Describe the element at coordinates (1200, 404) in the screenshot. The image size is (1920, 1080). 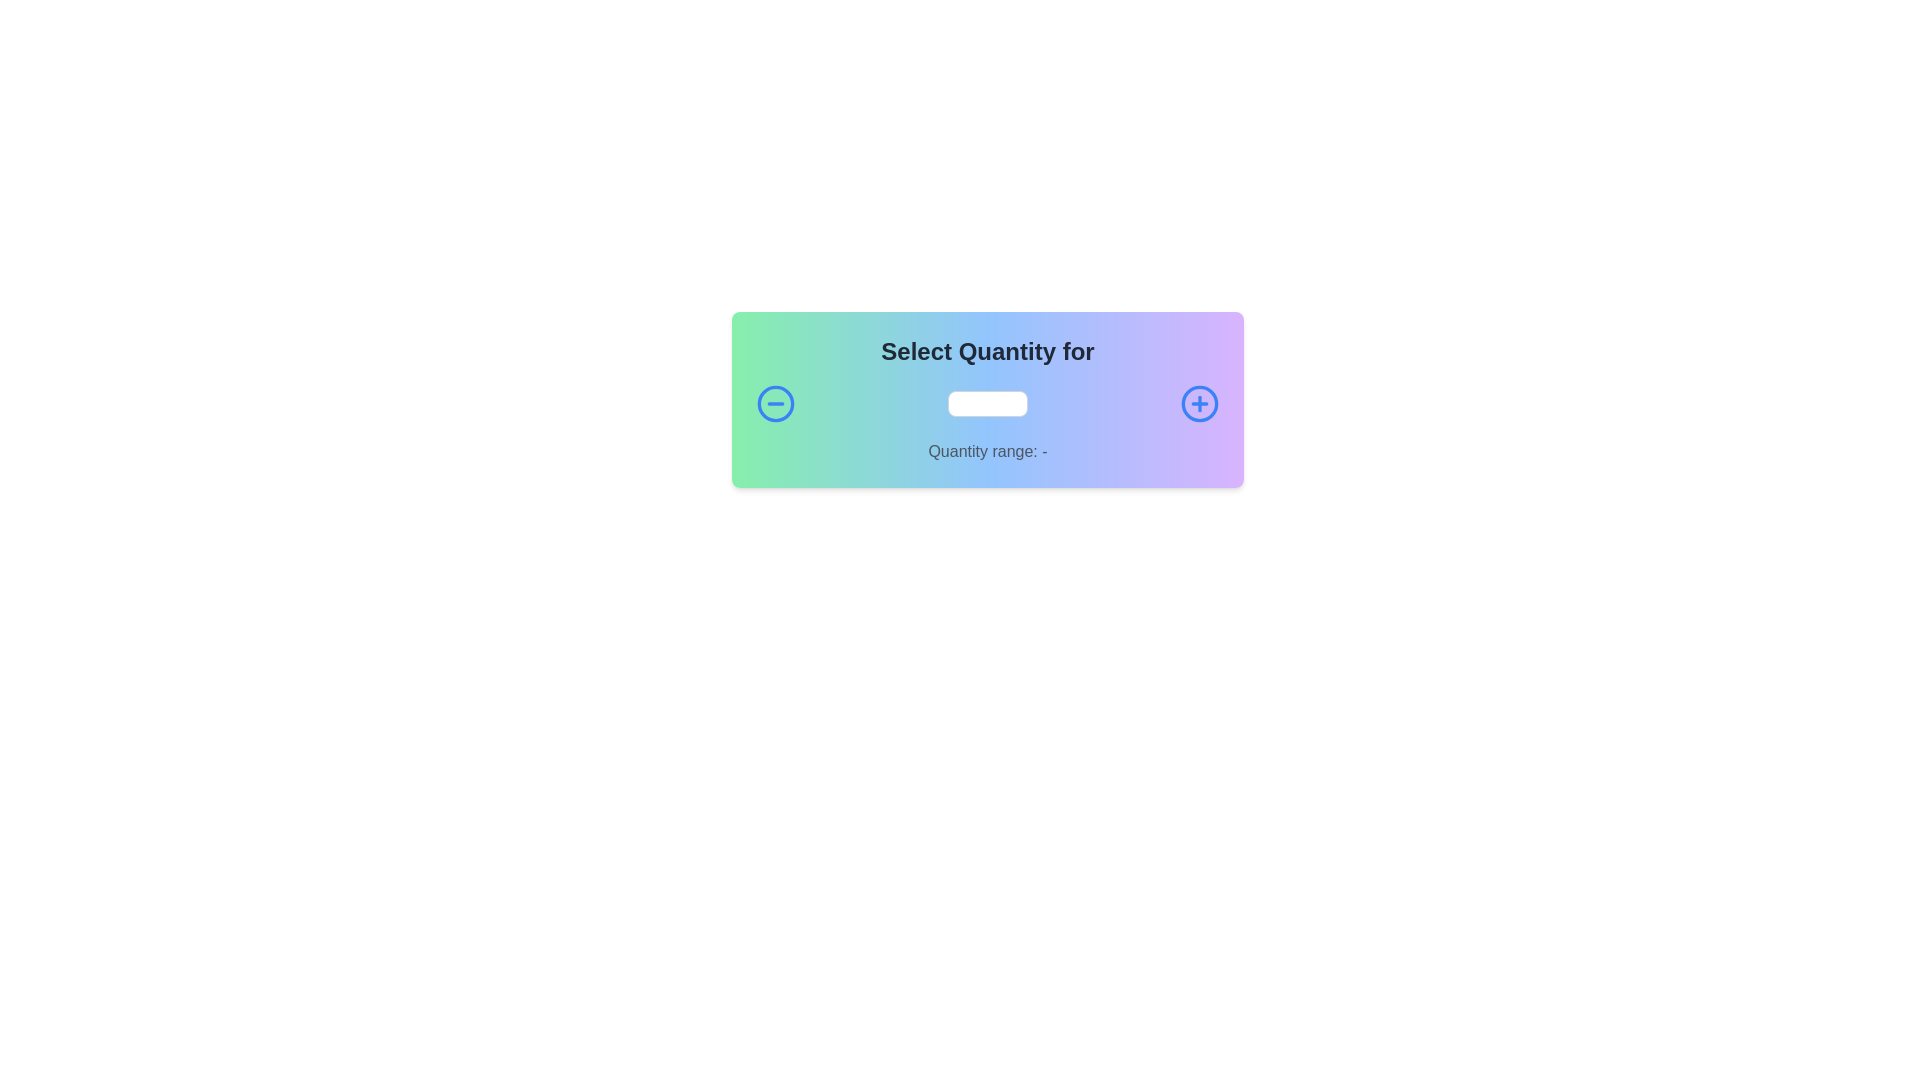
I see `the increment button, which is a circular button located on the right-hand side of the counter interface, to increase the numerical value displayed in the counter` at that location.